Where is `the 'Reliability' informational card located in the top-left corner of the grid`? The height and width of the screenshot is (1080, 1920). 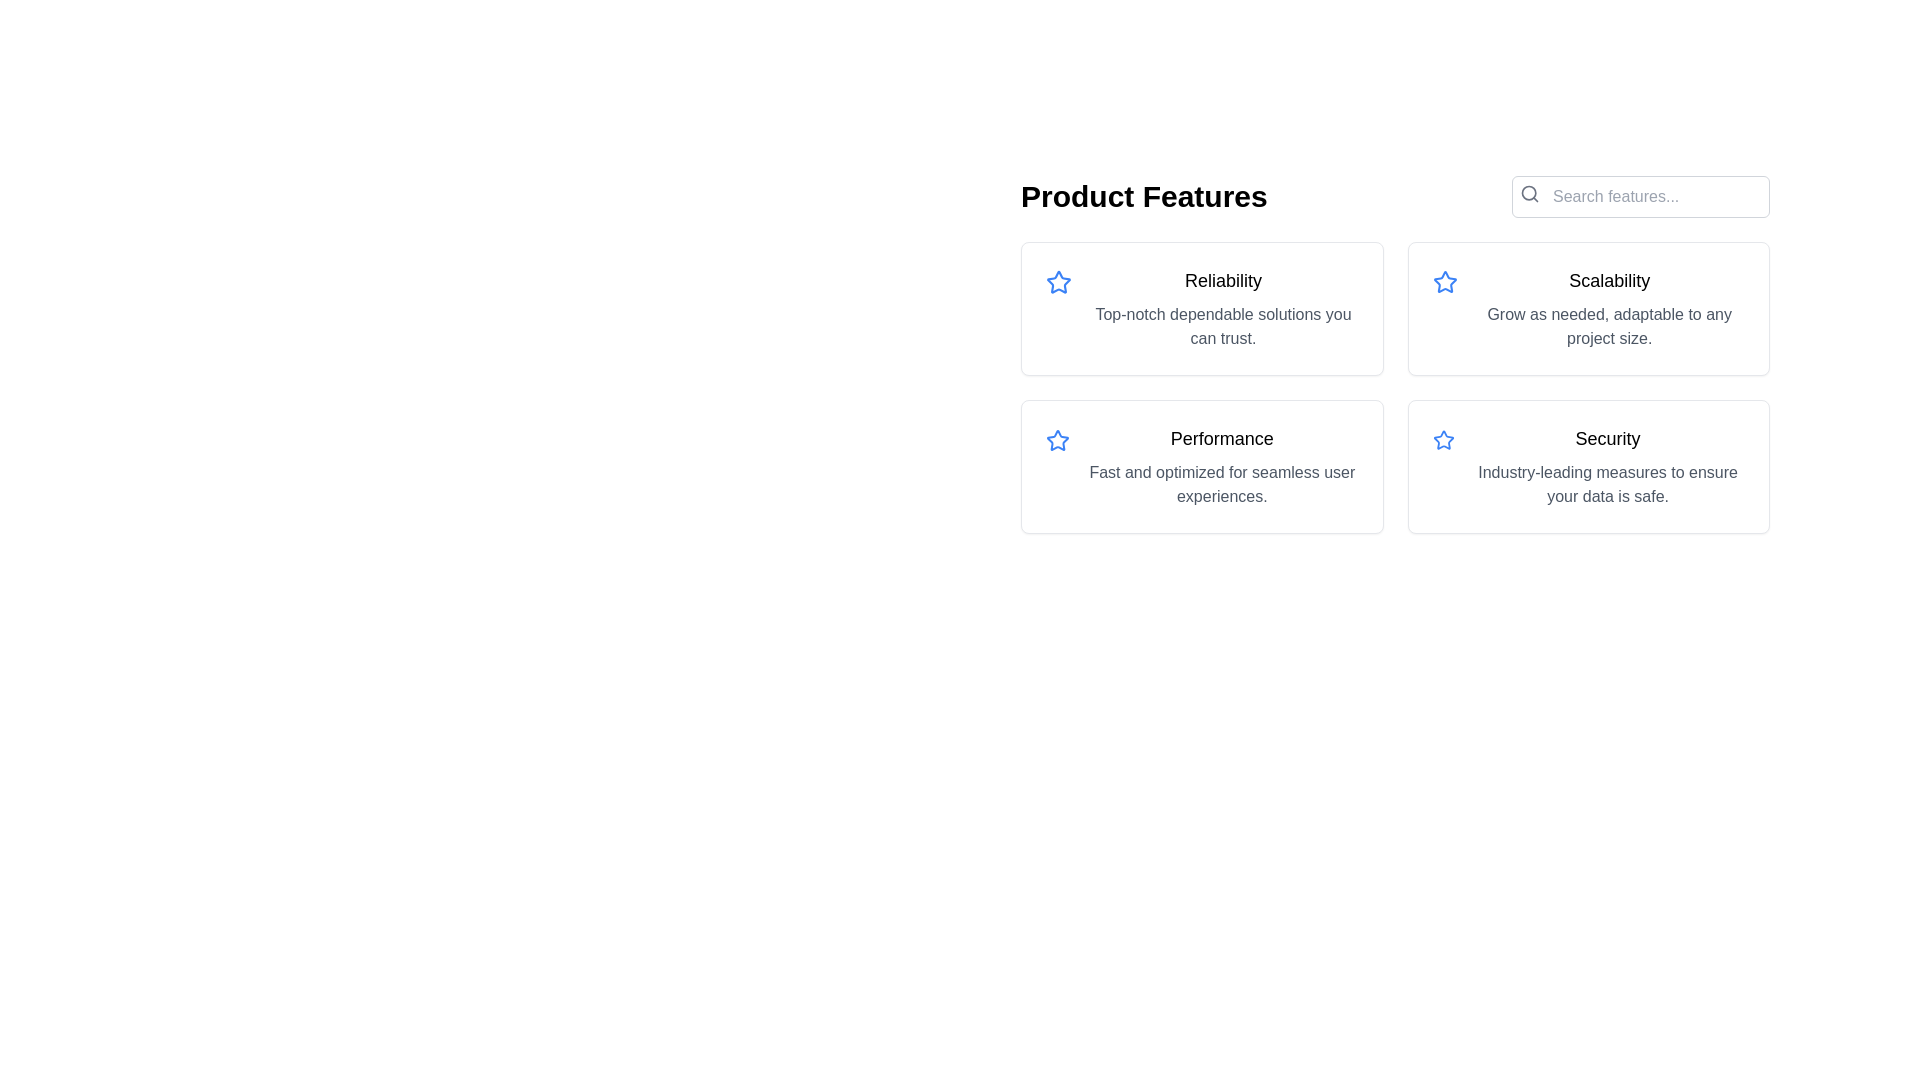 the 'Reliability' informational card located in the top-left corner of the grid is located at coordinates (1201, 308).